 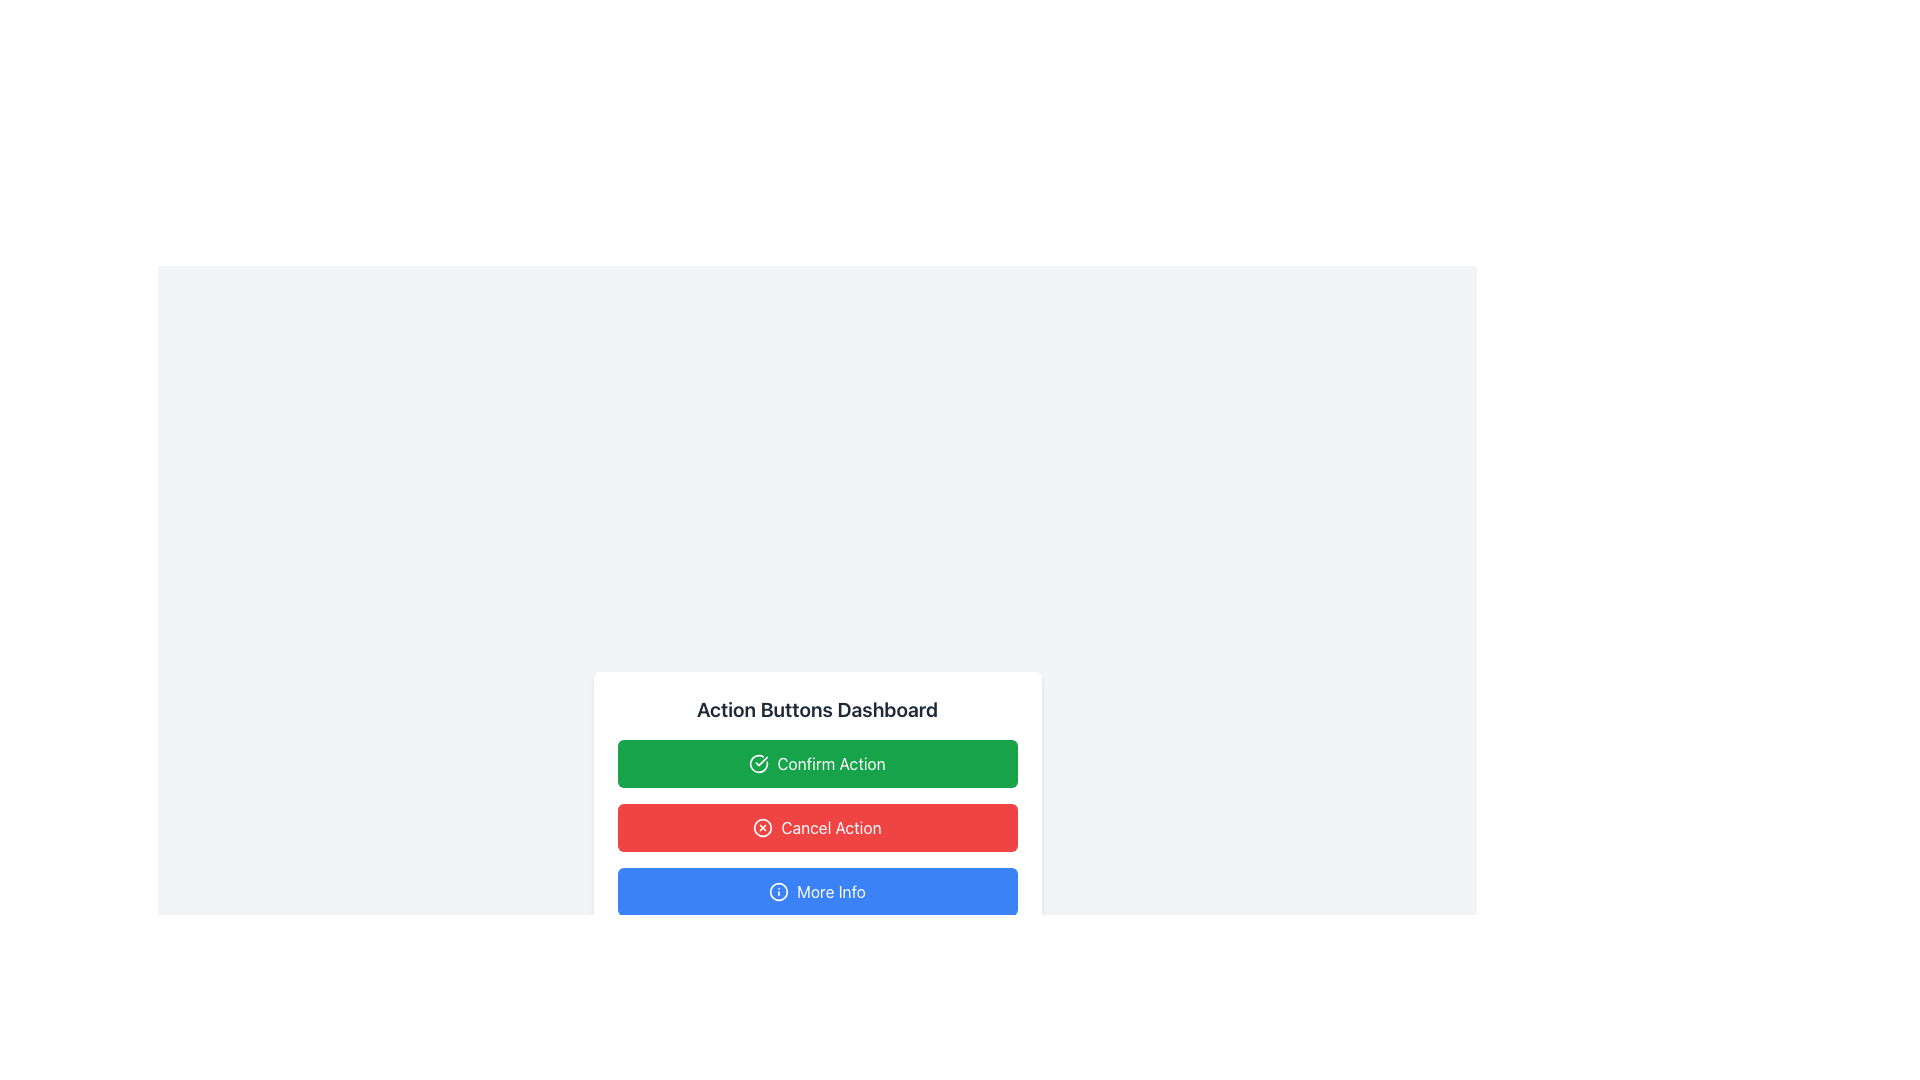 I want to click on the 'Confirm Action' text label, which is displayed in white on a green button located under the 'Action Buttons Dashboard', so click(x=831, y=763).